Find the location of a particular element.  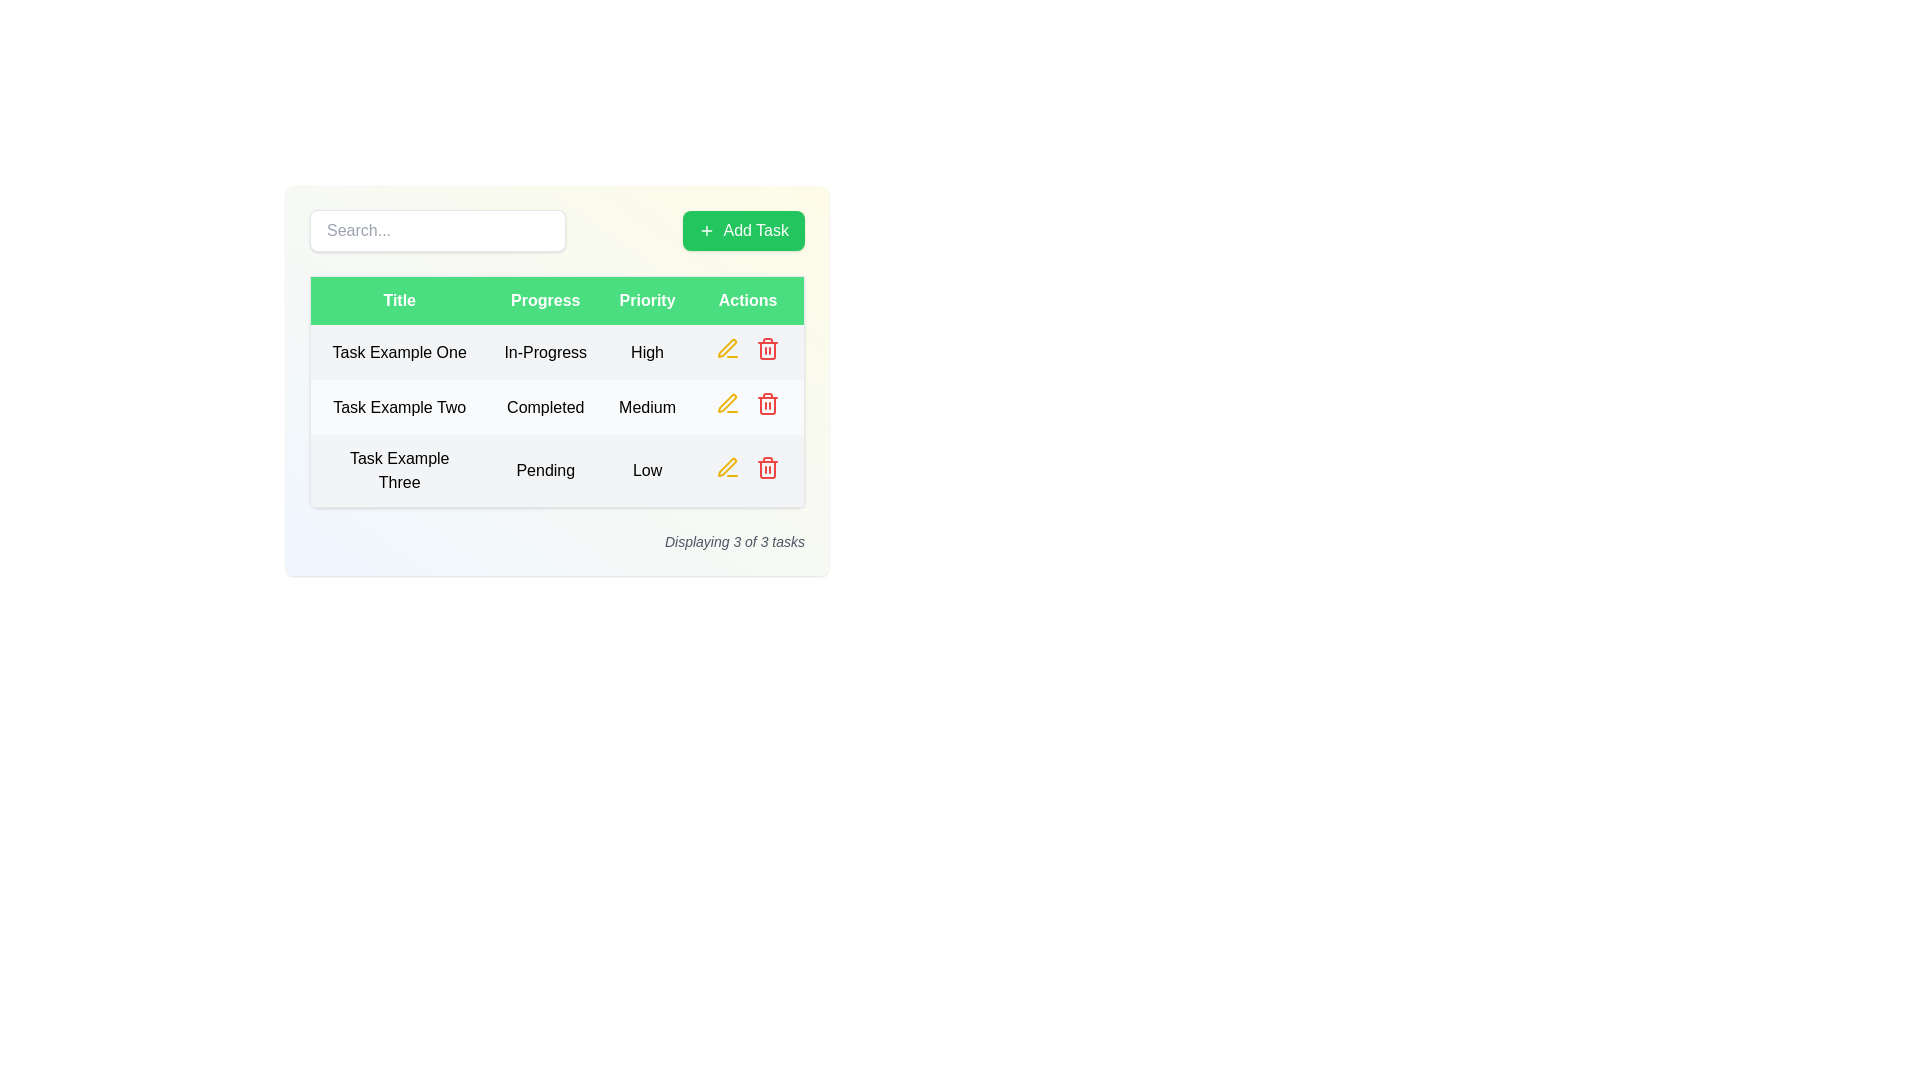

the small yellow pencil icon in the 'Actions' column for 'Task Example Two' to initiate editing is located at coordinates (727, 467).